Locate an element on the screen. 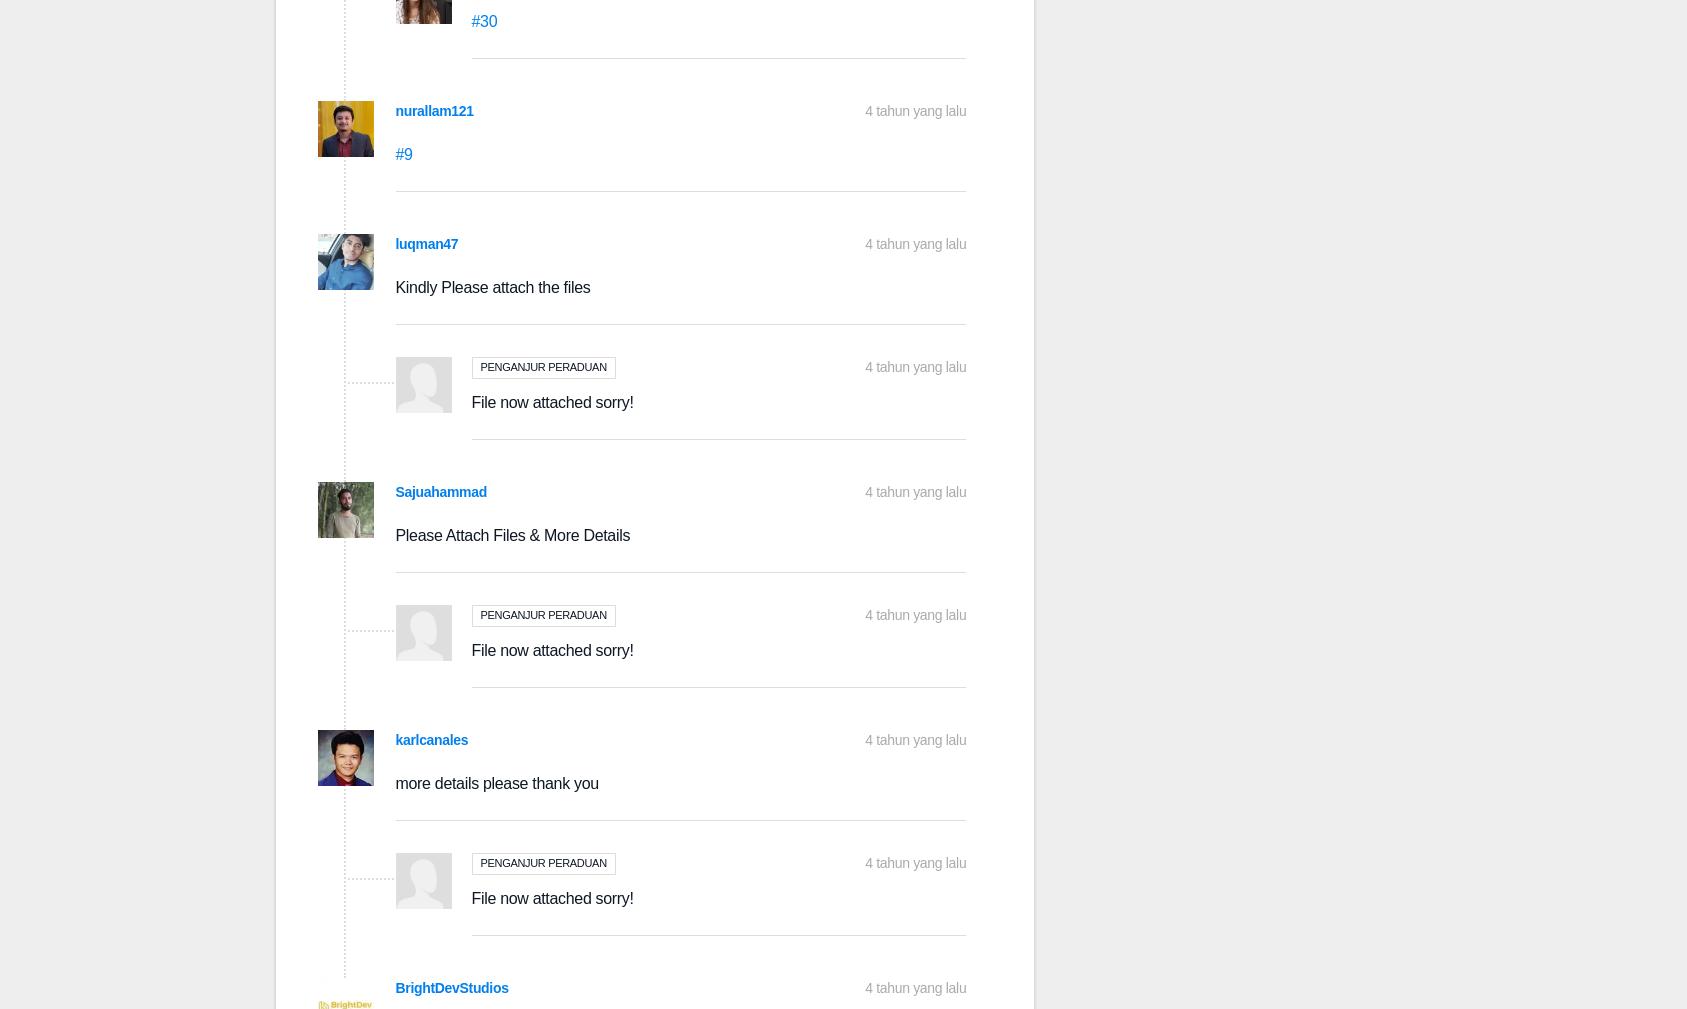 This screenshot has height=1009, width=1687. '#30' is located at coordinates (483, 20).